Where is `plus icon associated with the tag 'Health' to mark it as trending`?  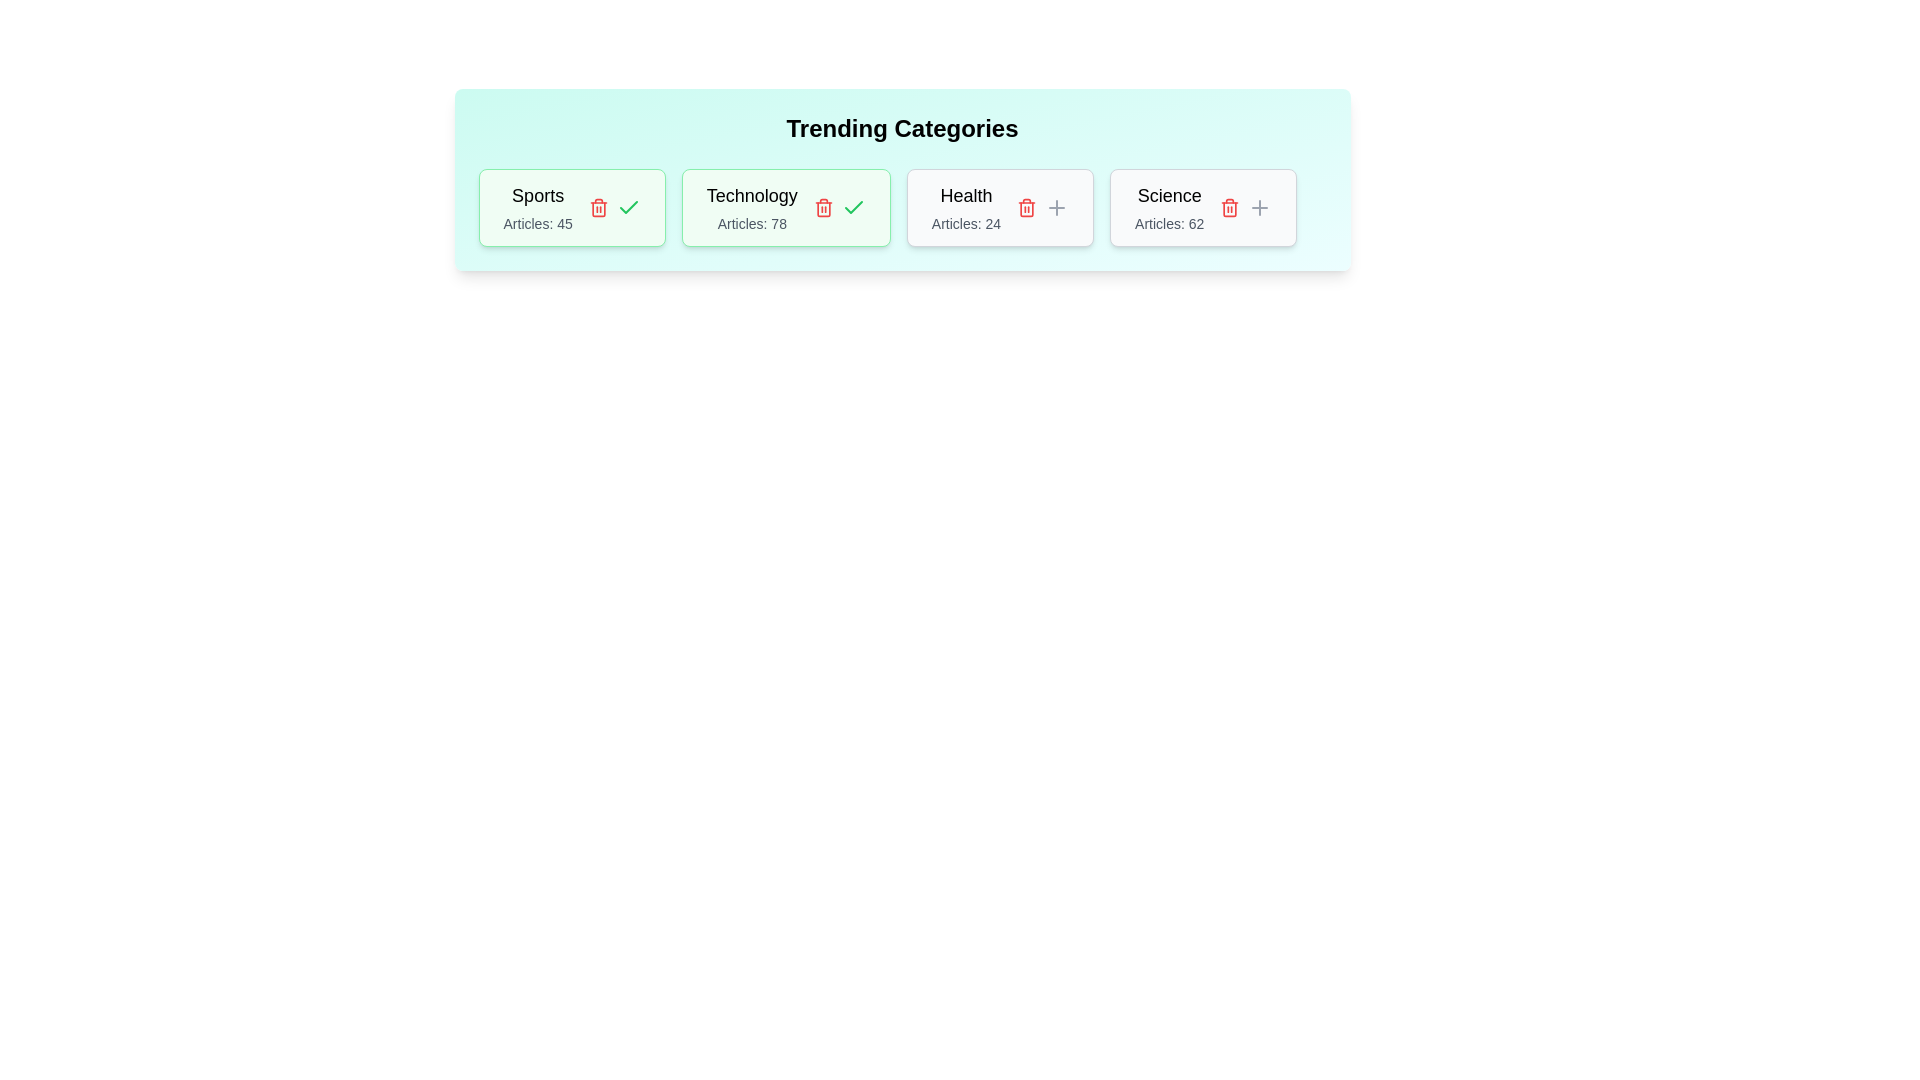 plus icon associated with the tag 'Health' to mark it as trending is located at coordinates (1056, 208).